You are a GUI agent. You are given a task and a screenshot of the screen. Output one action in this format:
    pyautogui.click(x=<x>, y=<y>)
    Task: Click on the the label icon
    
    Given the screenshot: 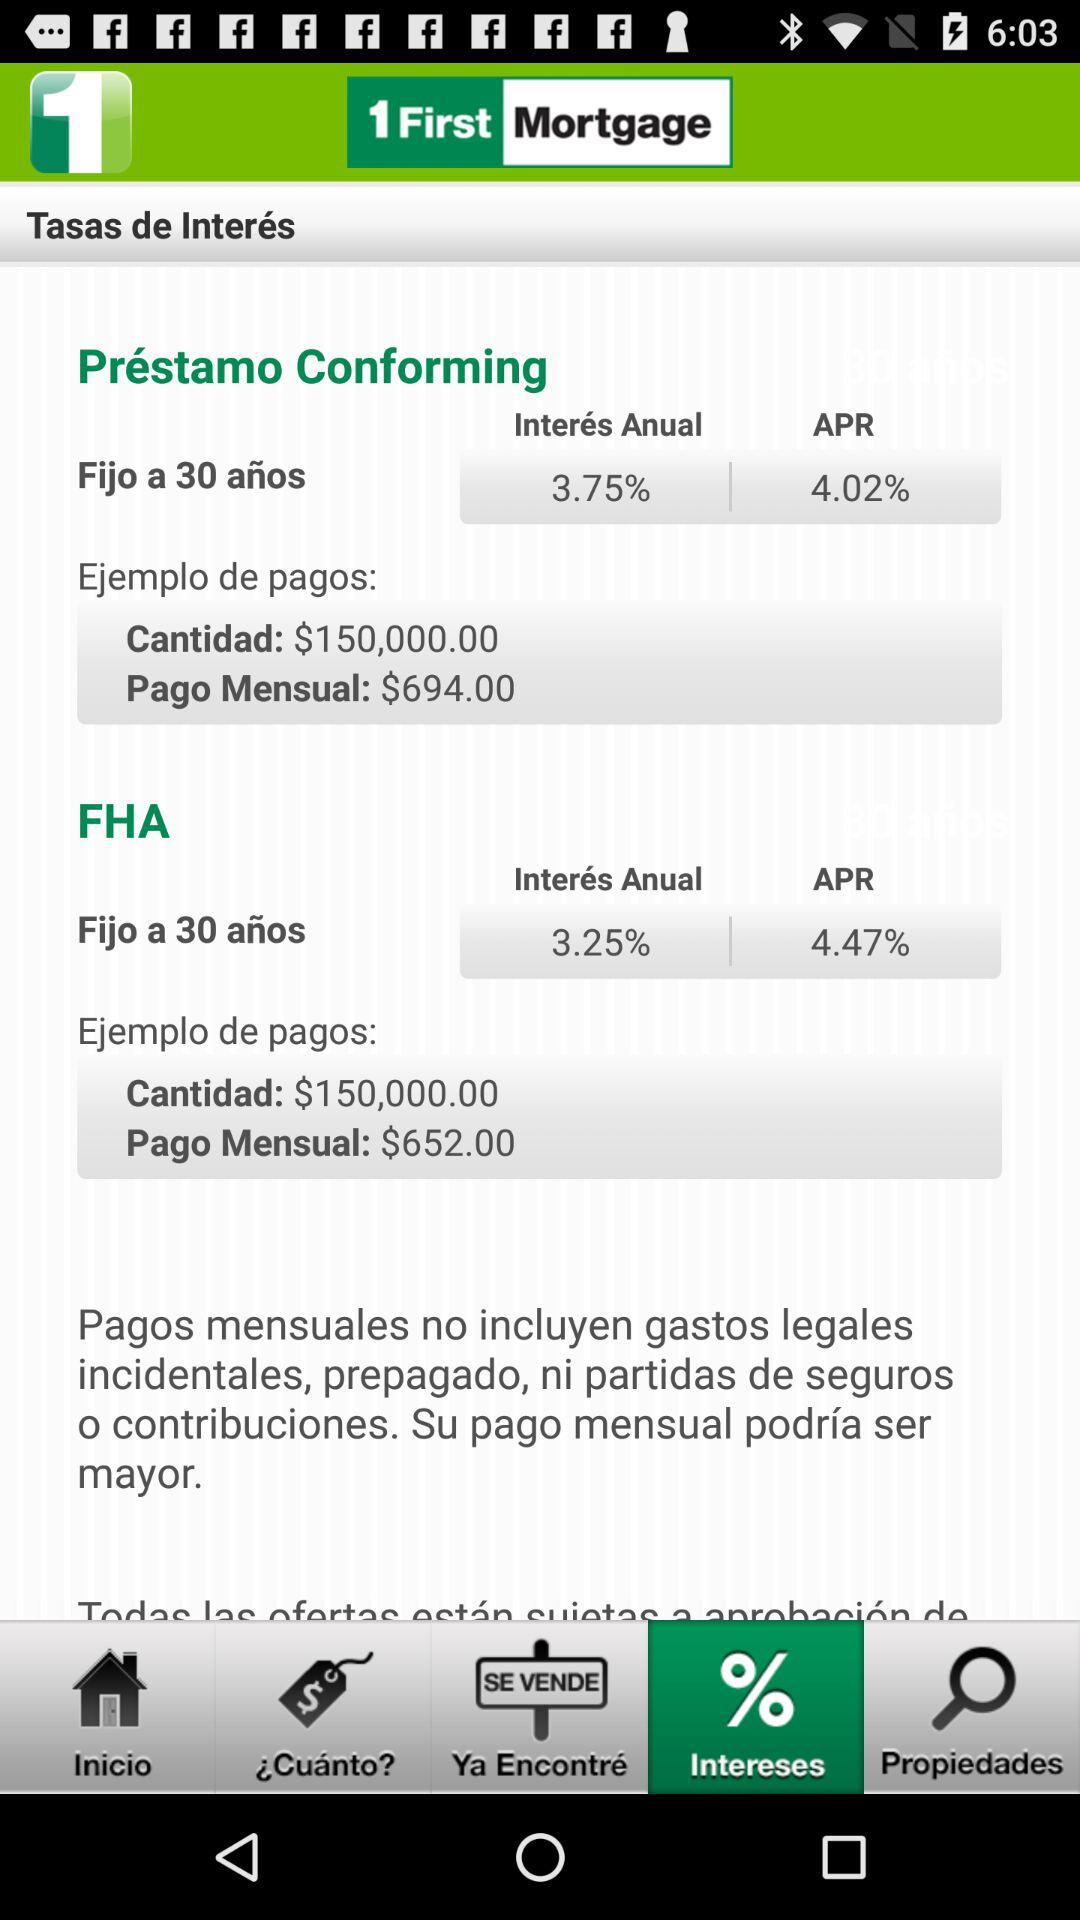 What is the action you would take?
    pyautogui.click(x=323, y=1826)
    